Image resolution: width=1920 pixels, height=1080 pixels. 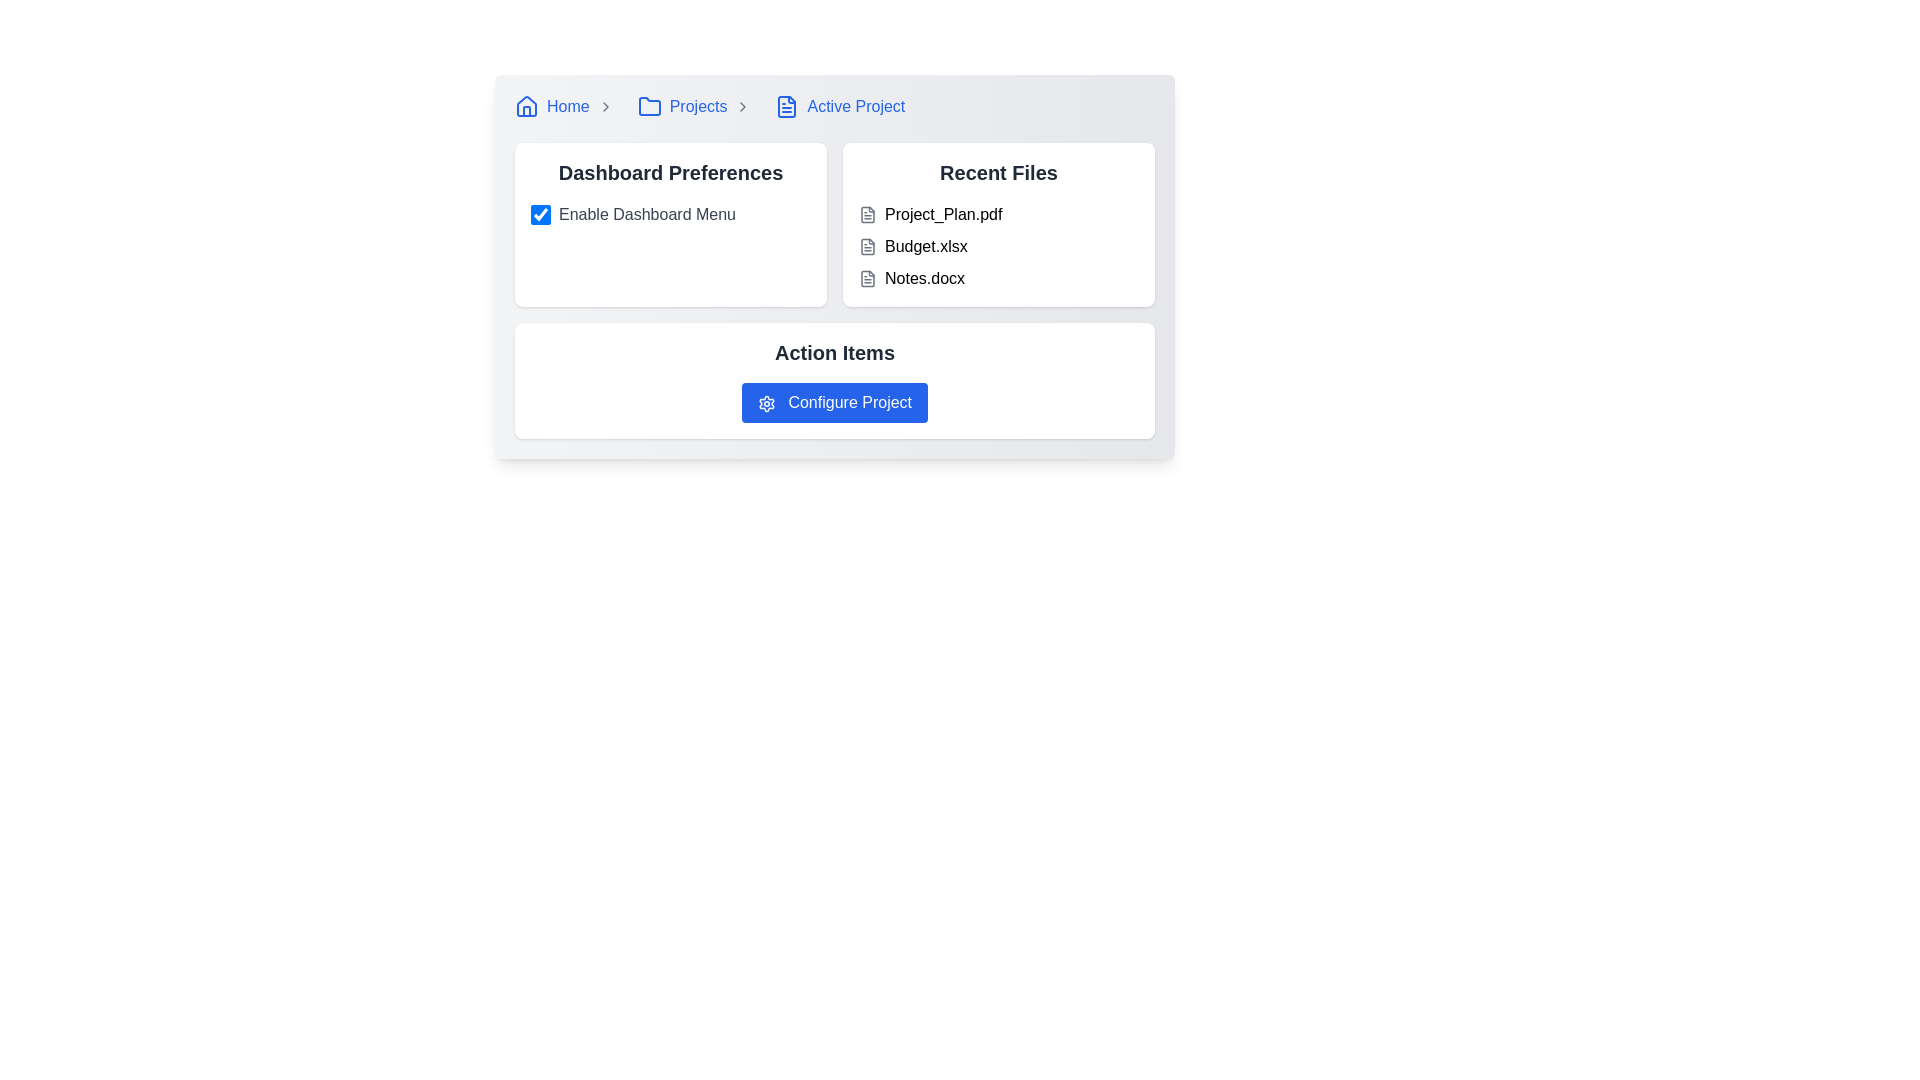 I want to click on the second item in the 'Recent Files' list, titled 'Budget.xlsx', so click(x=998, y=245).